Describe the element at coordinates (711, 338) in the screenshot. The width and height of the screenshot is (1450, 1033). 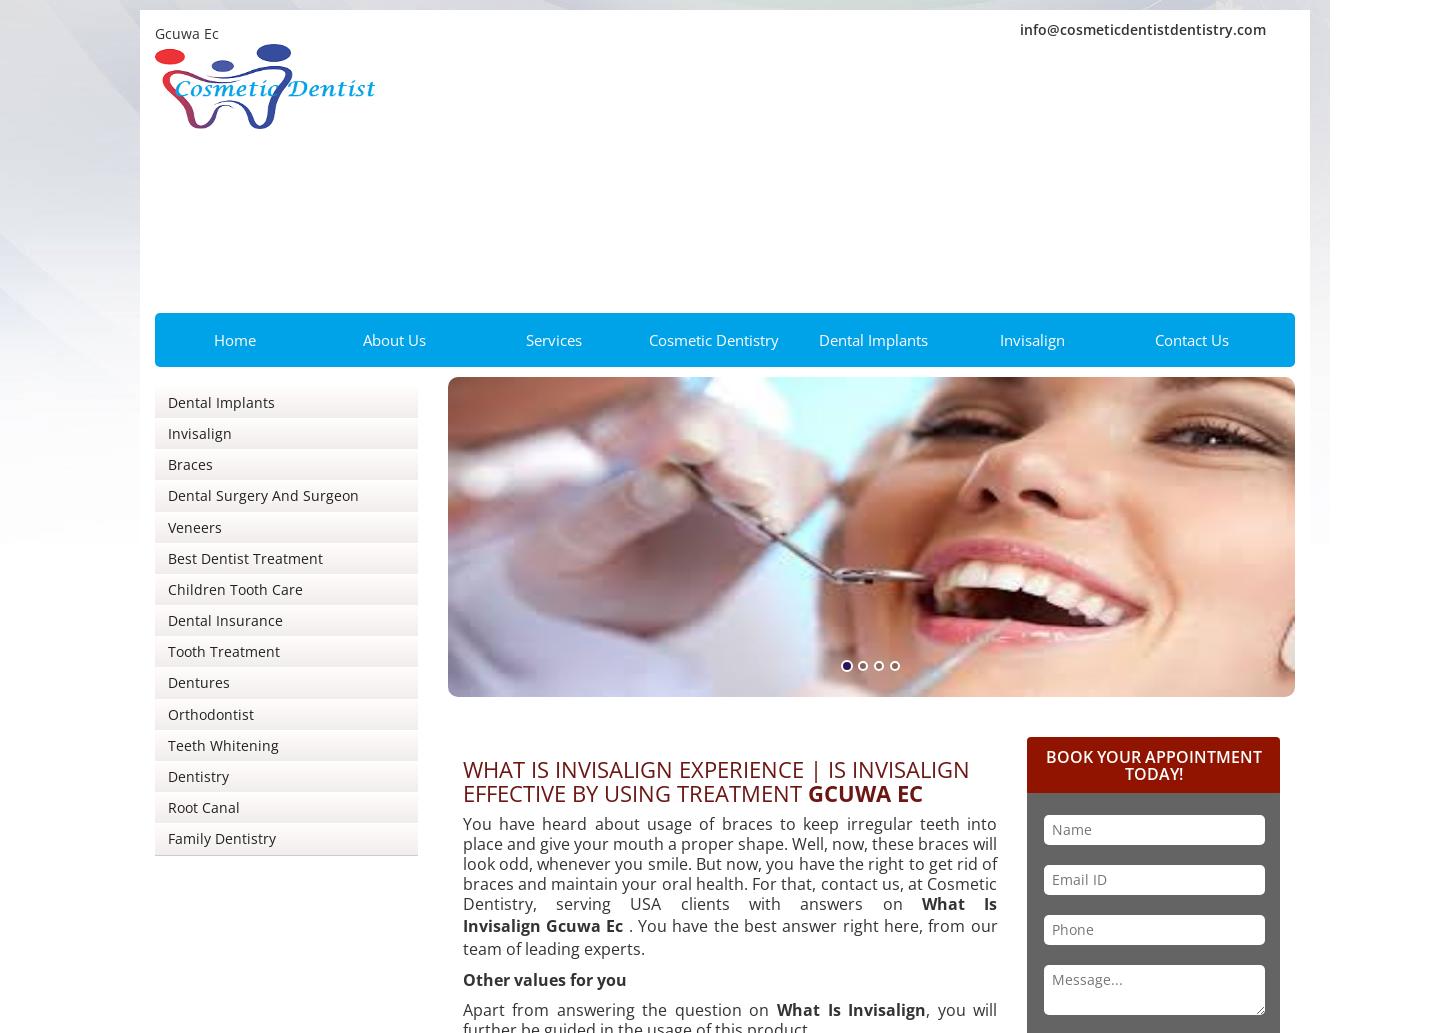
I see `'Cosmetic Dentistry'` at that location.